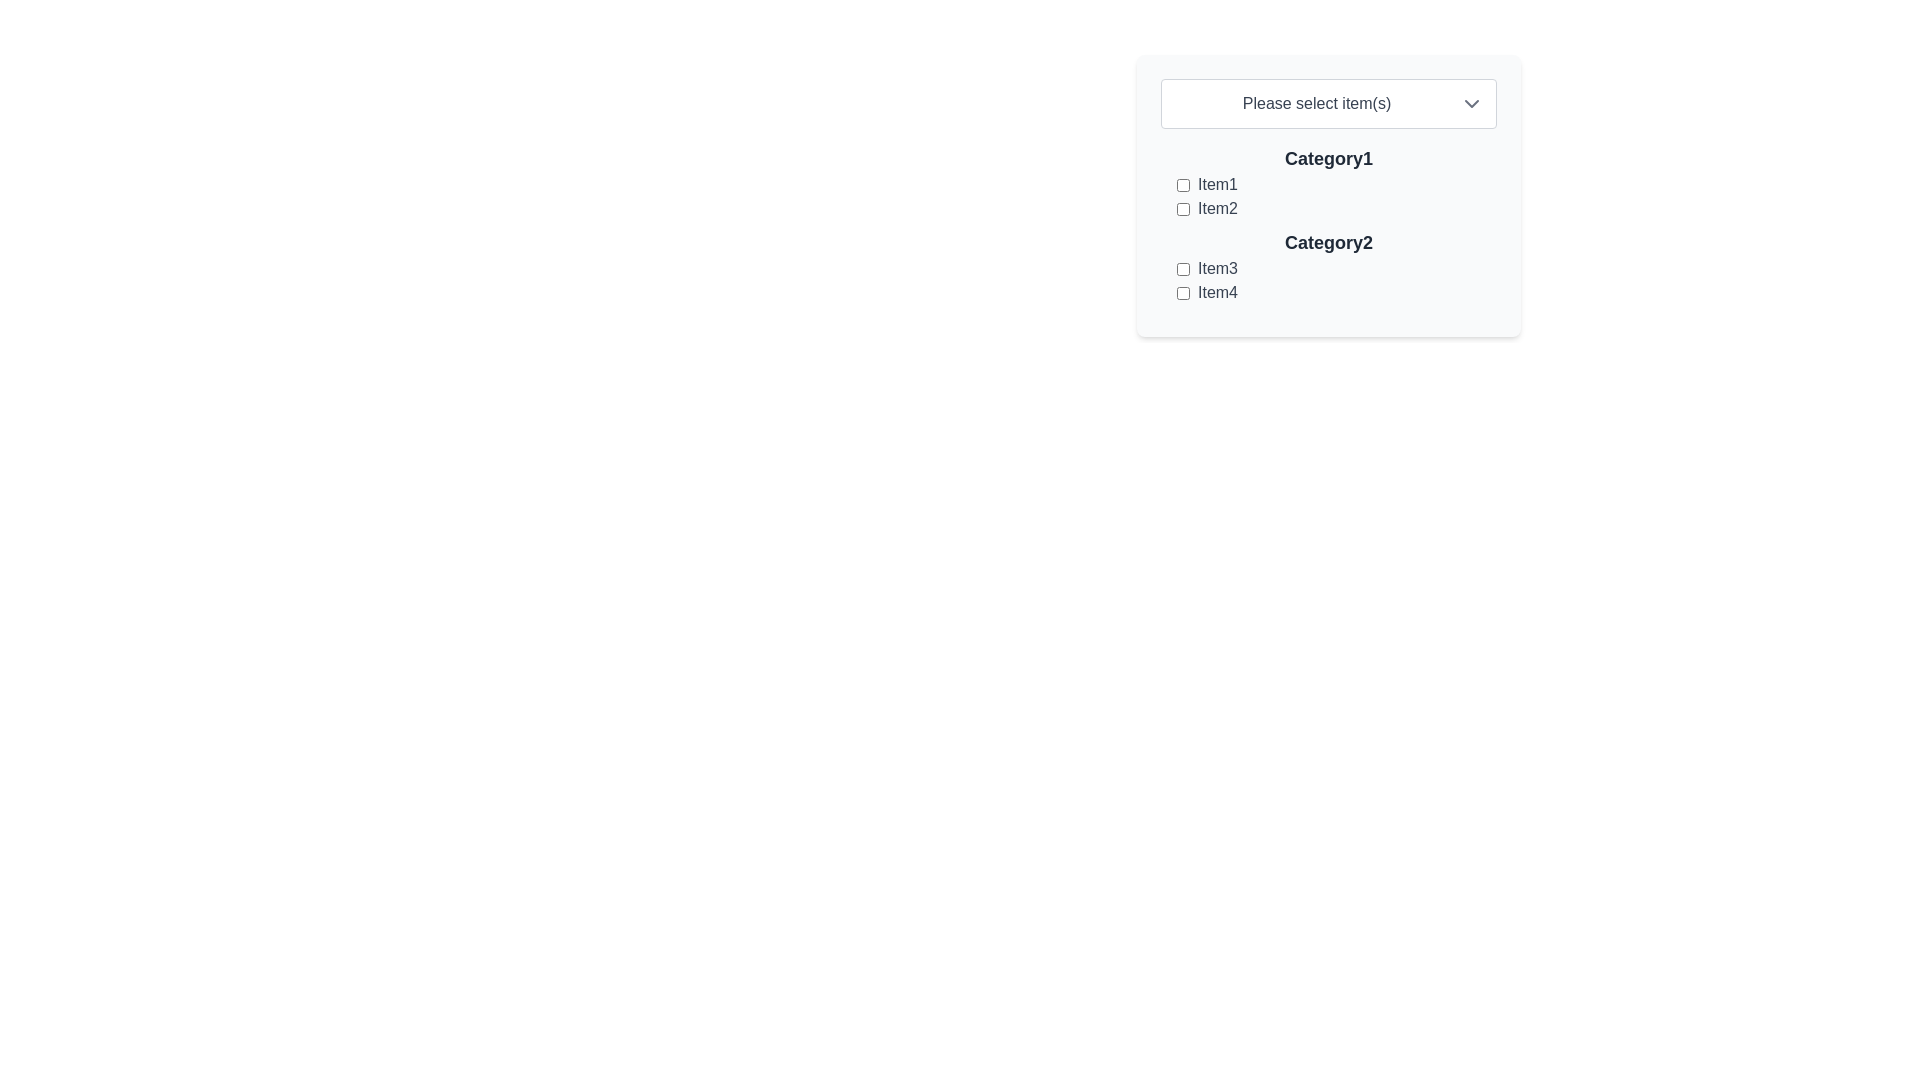 The height and width of the screenshot is (1080, 1920). What do you see at coordinates (1472, 104) in the screenshot?
I see `the downward-pointing gray chevron icon located in the dropdown area next to the label 'Please select item(s)'` at bounding box center [1472, 104].